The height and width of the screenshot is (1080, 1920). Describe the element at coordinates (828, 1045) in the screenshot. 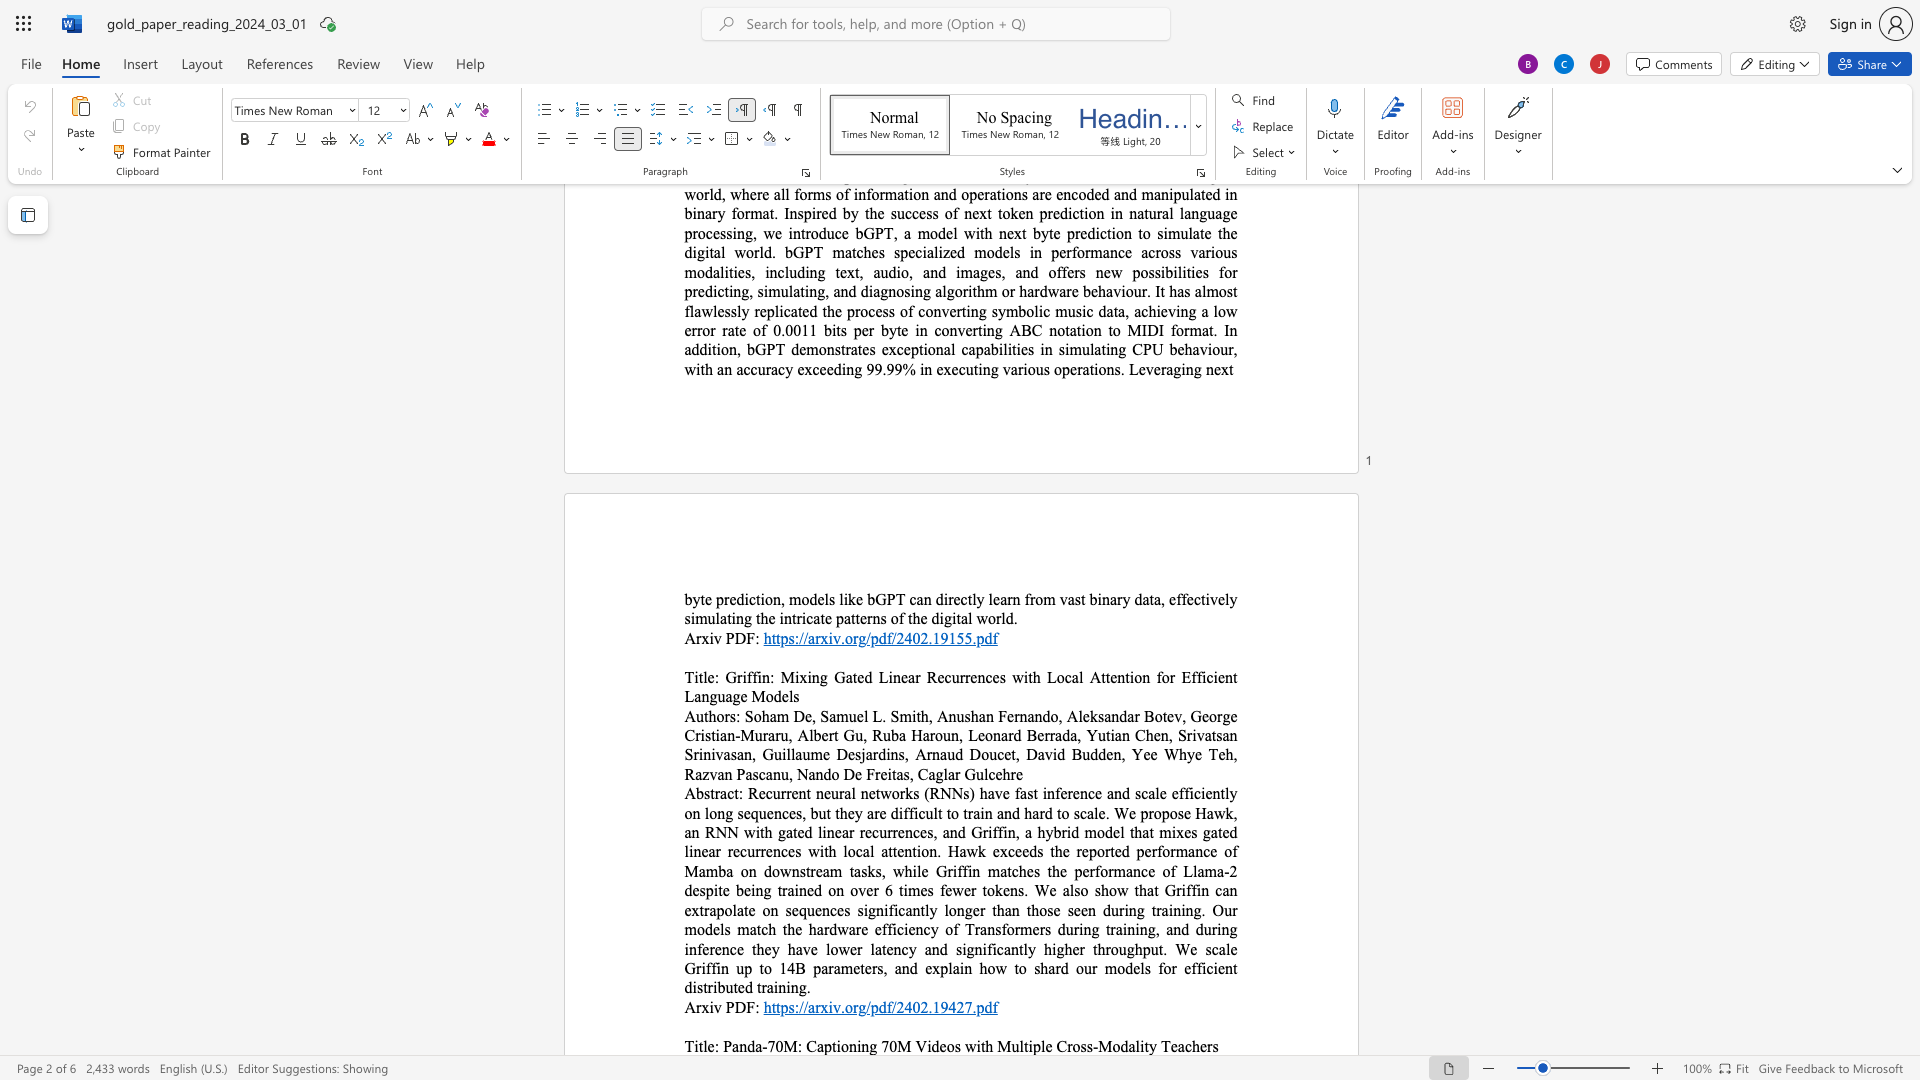

I see `the 1th character "p" in the text` at that location.